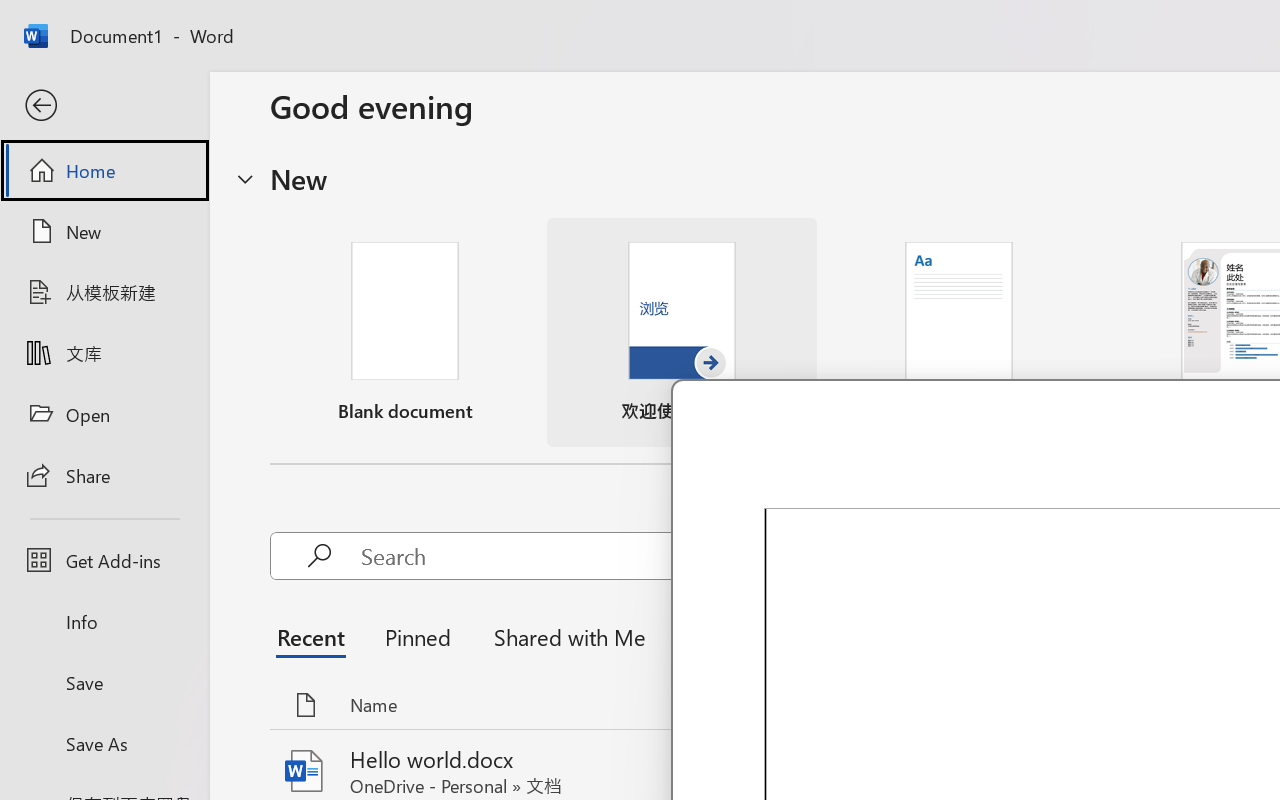  What do you see at coordinates (103, 560) in the screenshot?
I see `'Get Add-ins'` at bounding box center [103, 560].